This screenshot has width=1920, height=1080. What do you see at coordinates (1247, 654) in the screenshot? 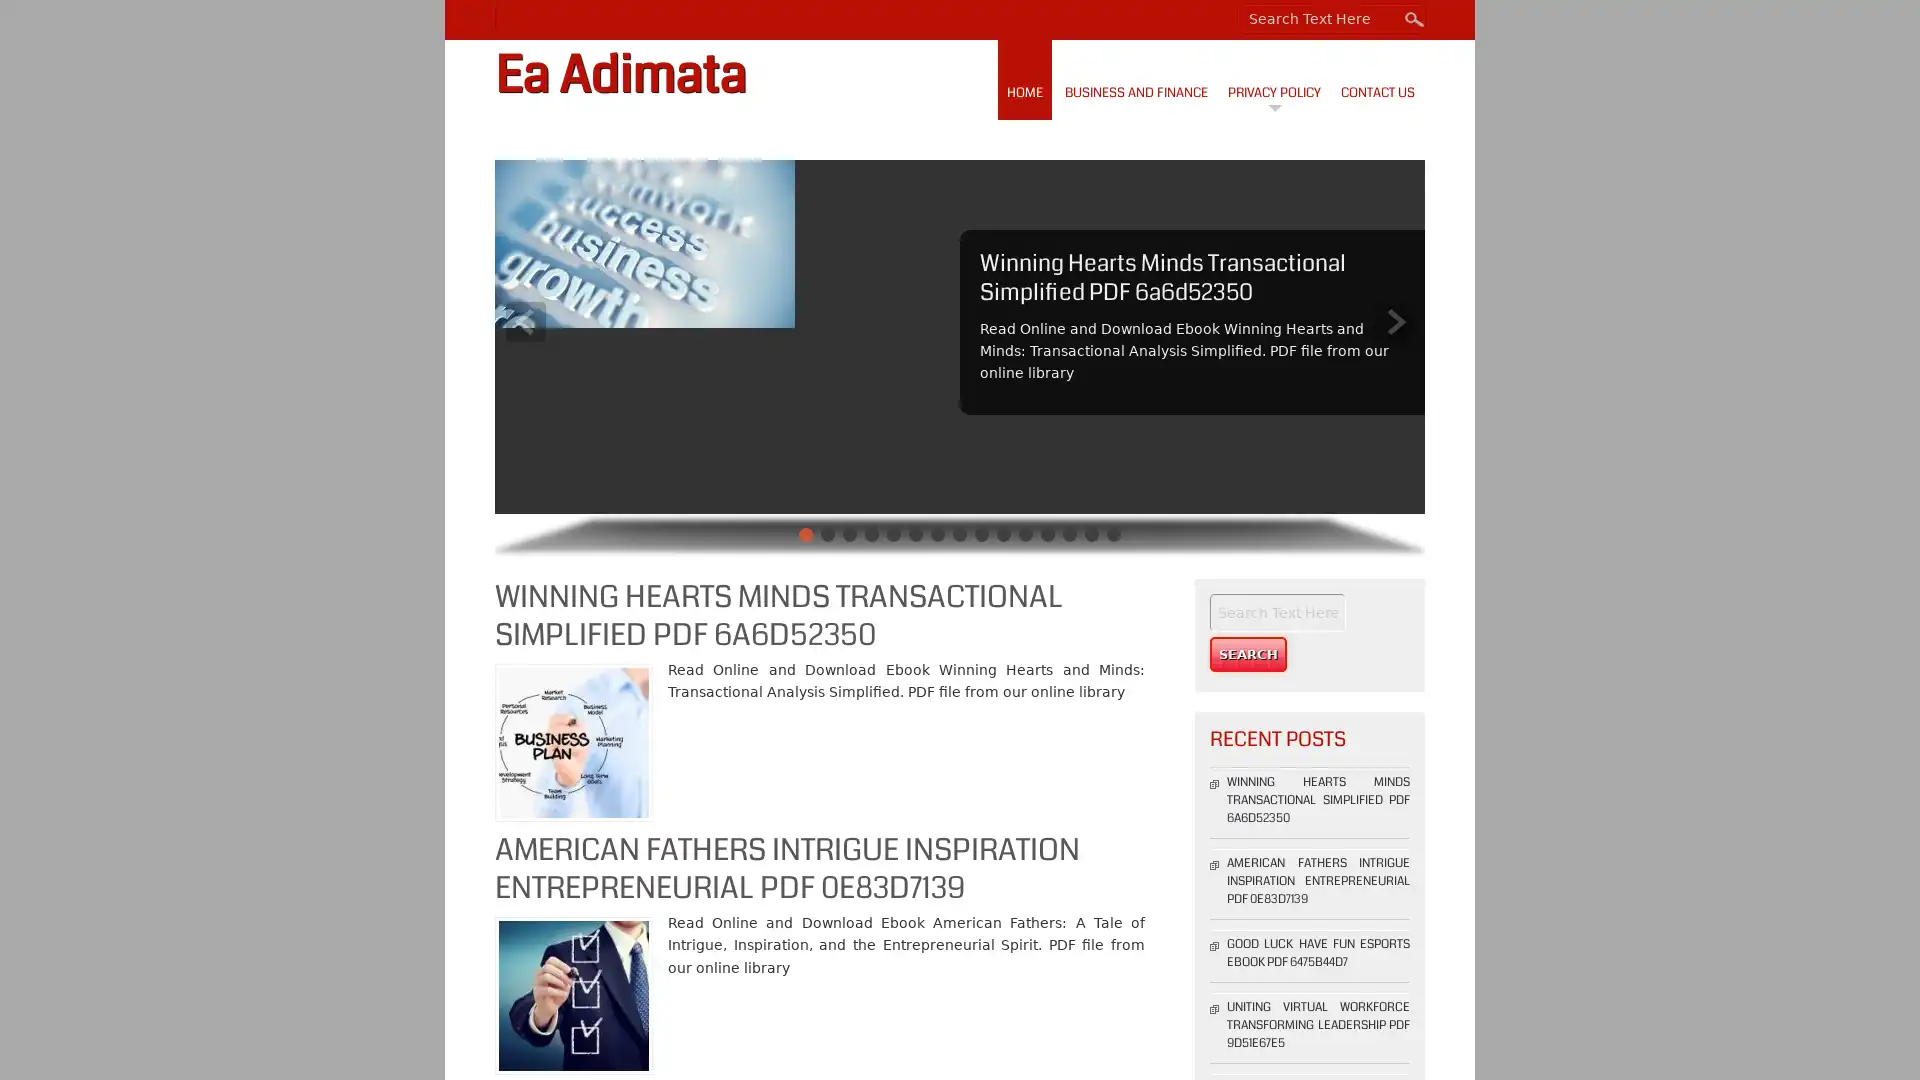
I see `Search` at bounding box center [1247, 654].